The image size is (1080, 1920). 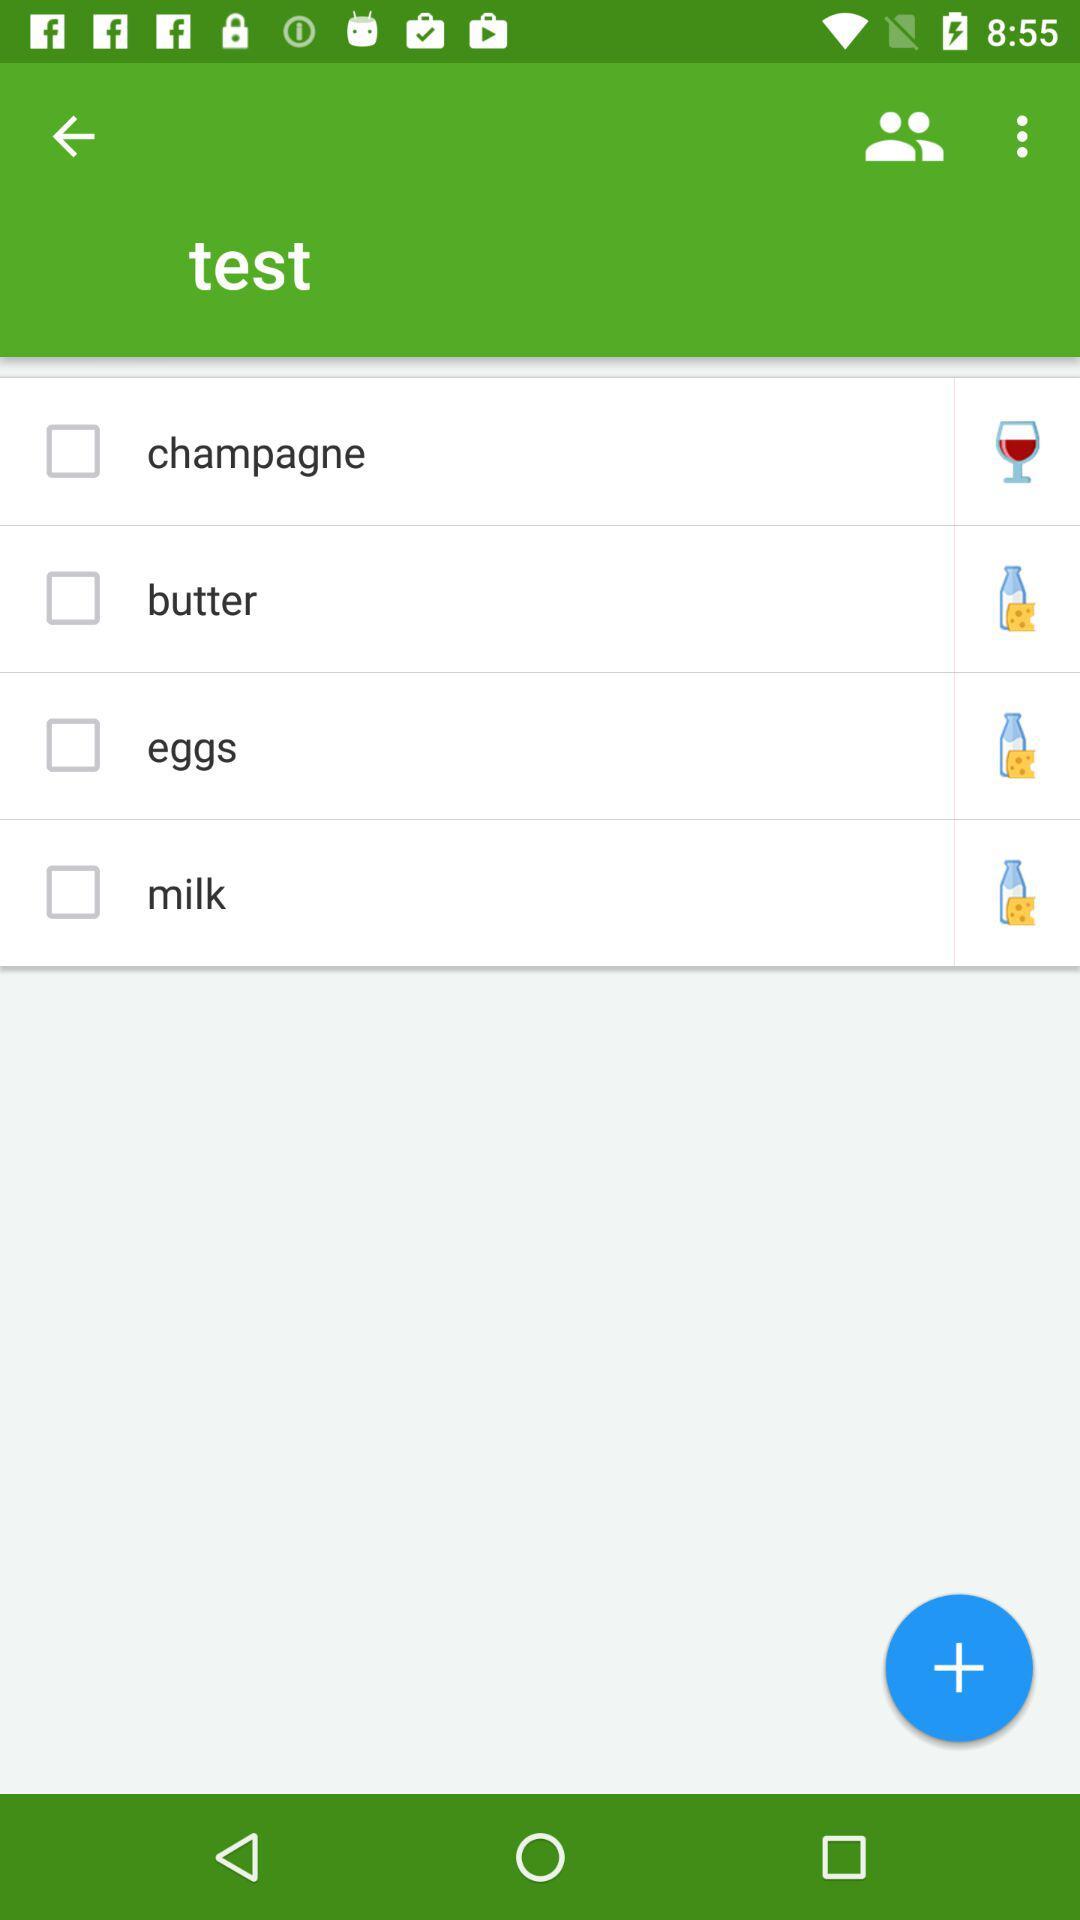 What do you see at coordinates (1017, 450) in the screenshot?
I see `symbol which is on right to champagne` at bounding box center [1017, 450].